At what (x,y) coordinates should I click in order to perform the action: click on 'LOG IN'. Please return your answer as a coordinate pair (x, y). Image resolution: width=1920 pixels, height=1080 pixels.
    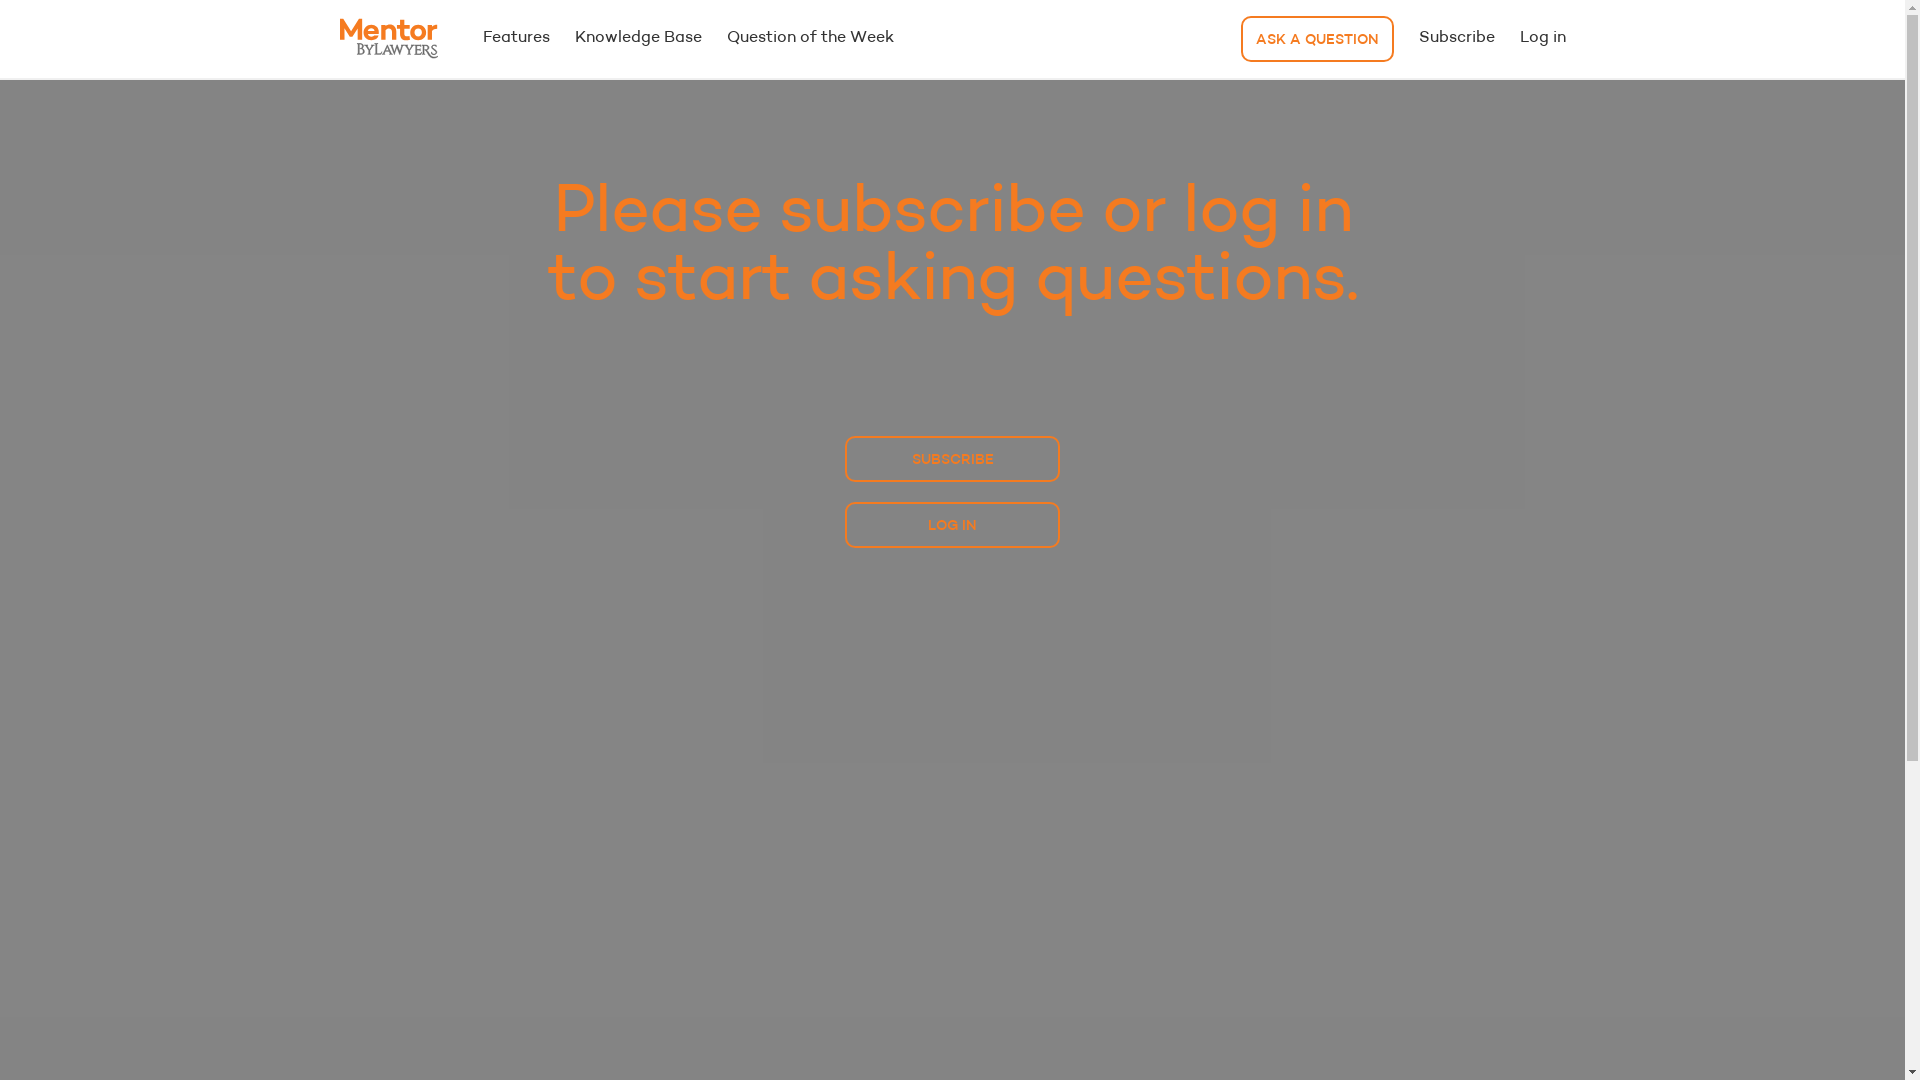
    Looking at the image, I should click on (951, 523).